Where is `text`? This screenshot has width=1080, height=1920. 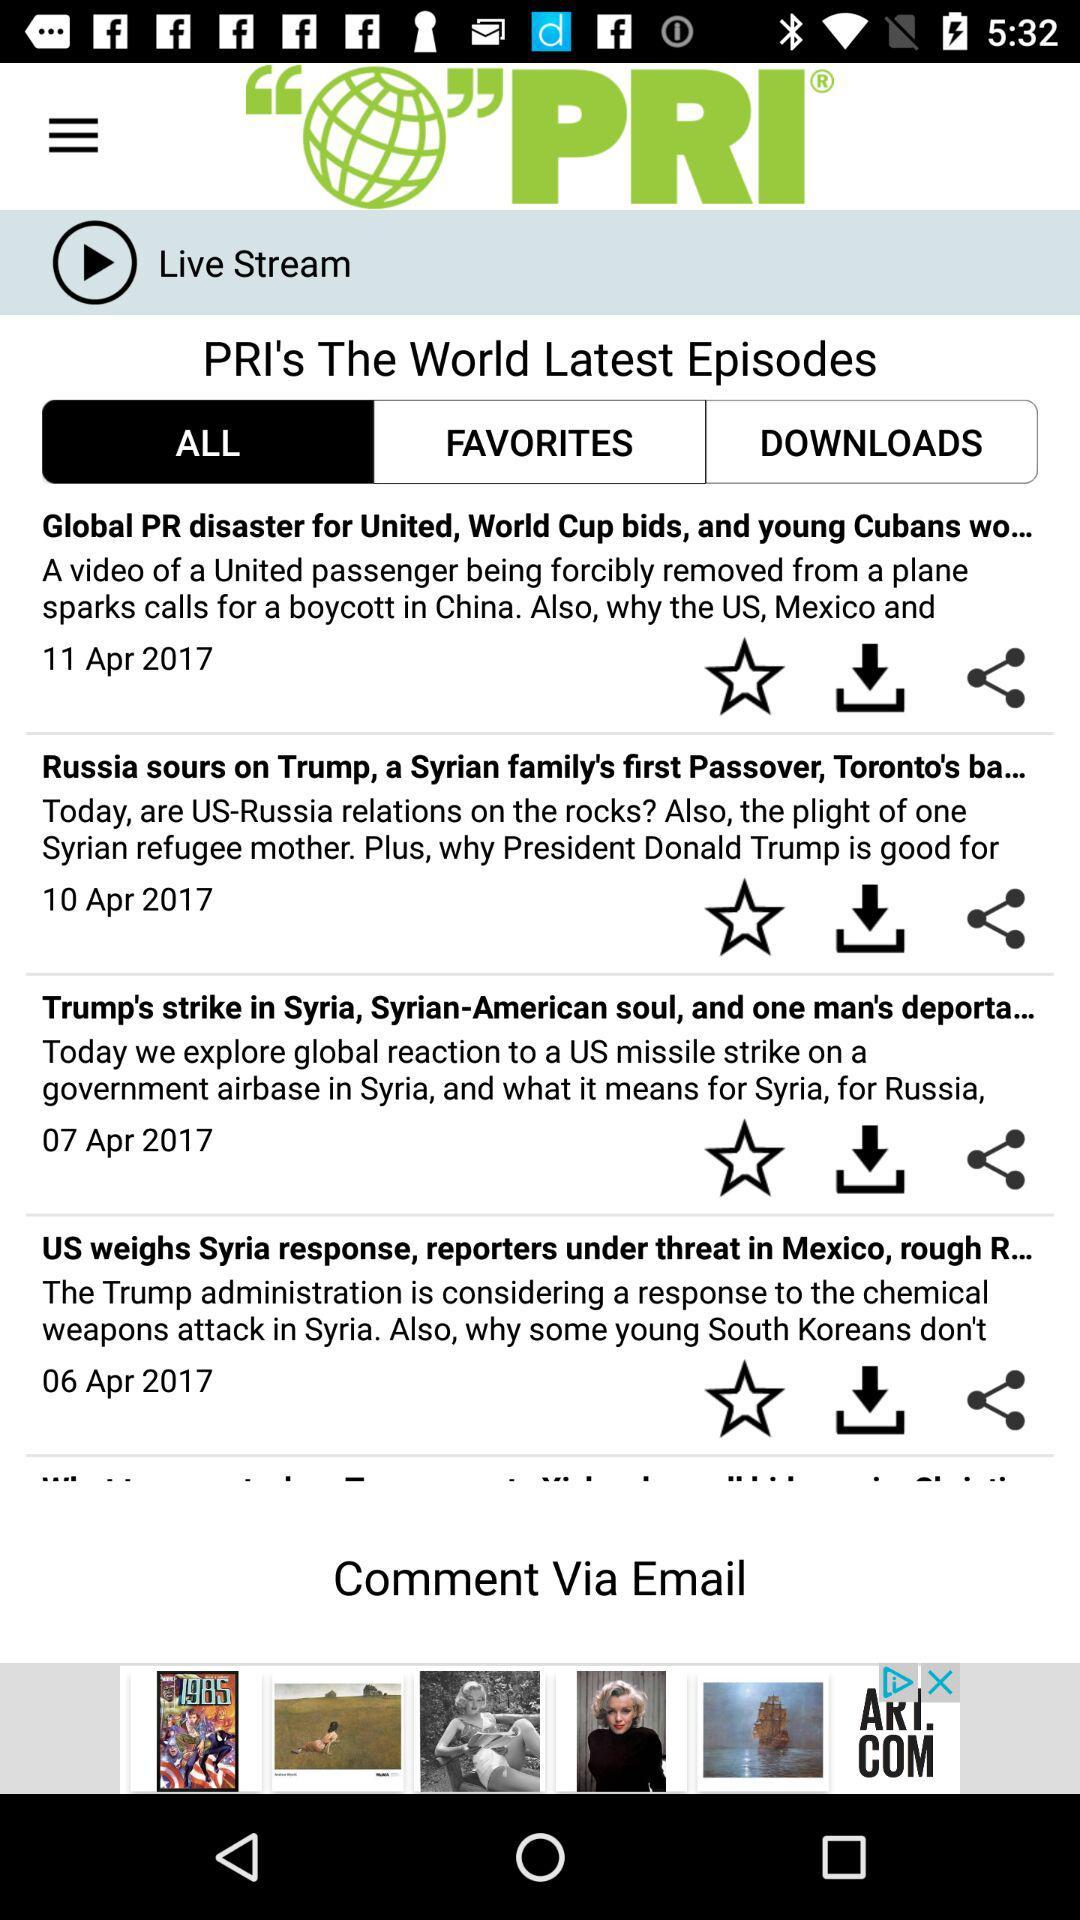
text is located at coordinates (540, 135).